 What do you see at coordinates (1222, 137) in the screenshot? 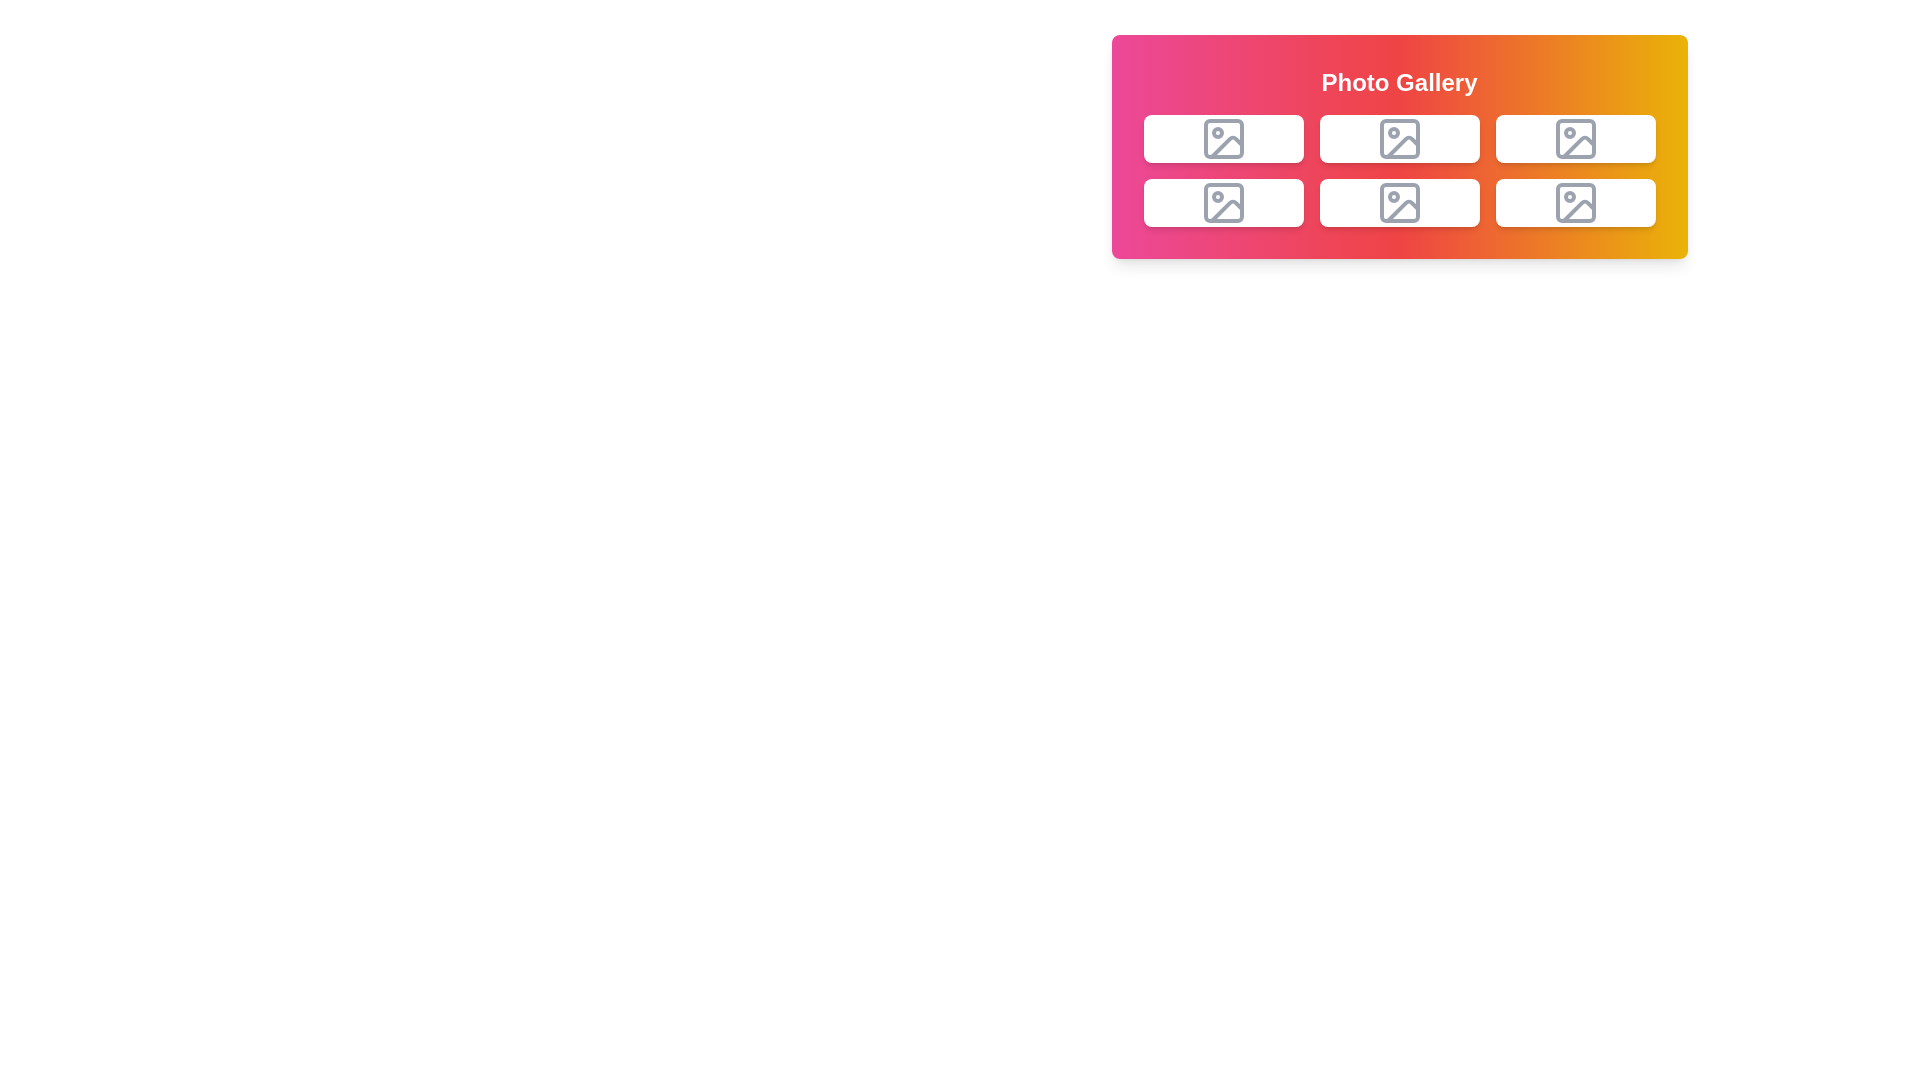
I see `the hover effect of the small photo frame icon located in the second cell of the first row in the Photo Gallery section` at bounding box center [1222, 137].